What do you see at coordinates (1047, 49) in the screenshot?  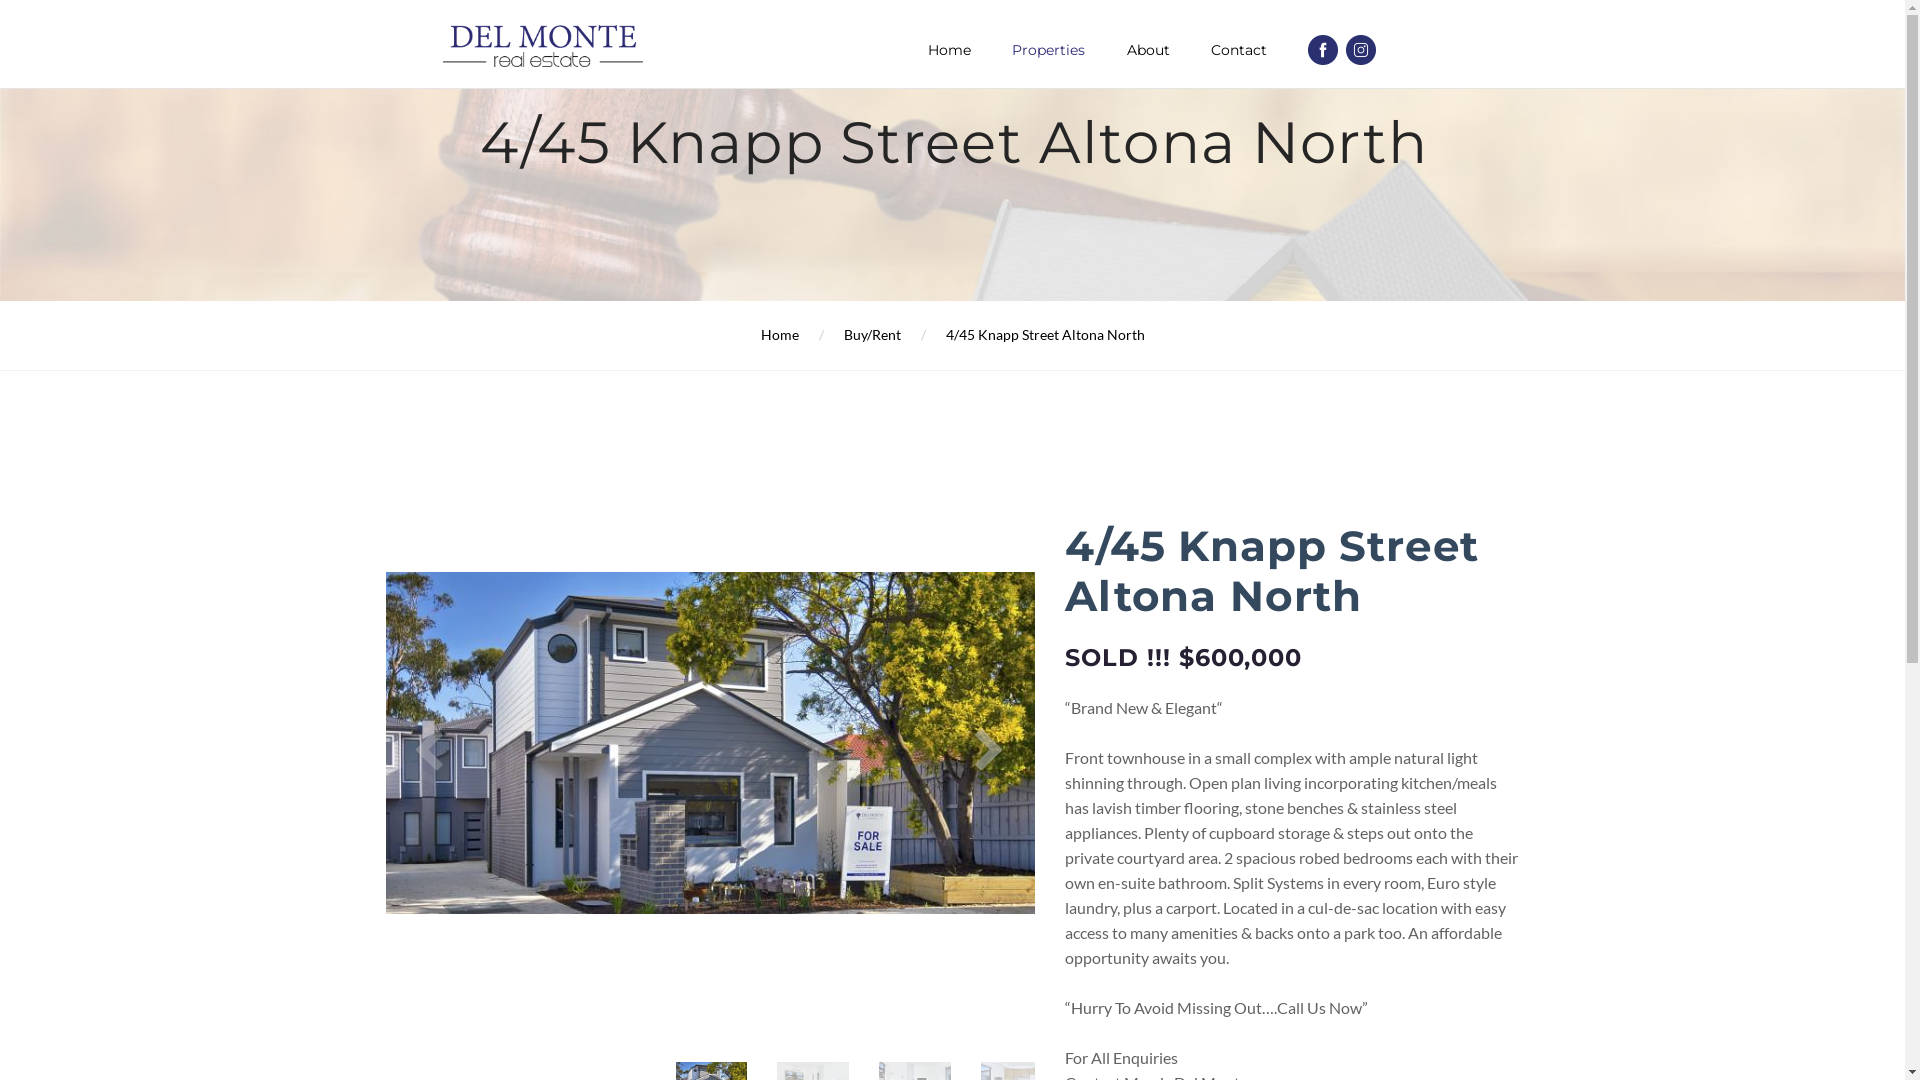 I see `'Properties'` at bounding box center [1047, 49].